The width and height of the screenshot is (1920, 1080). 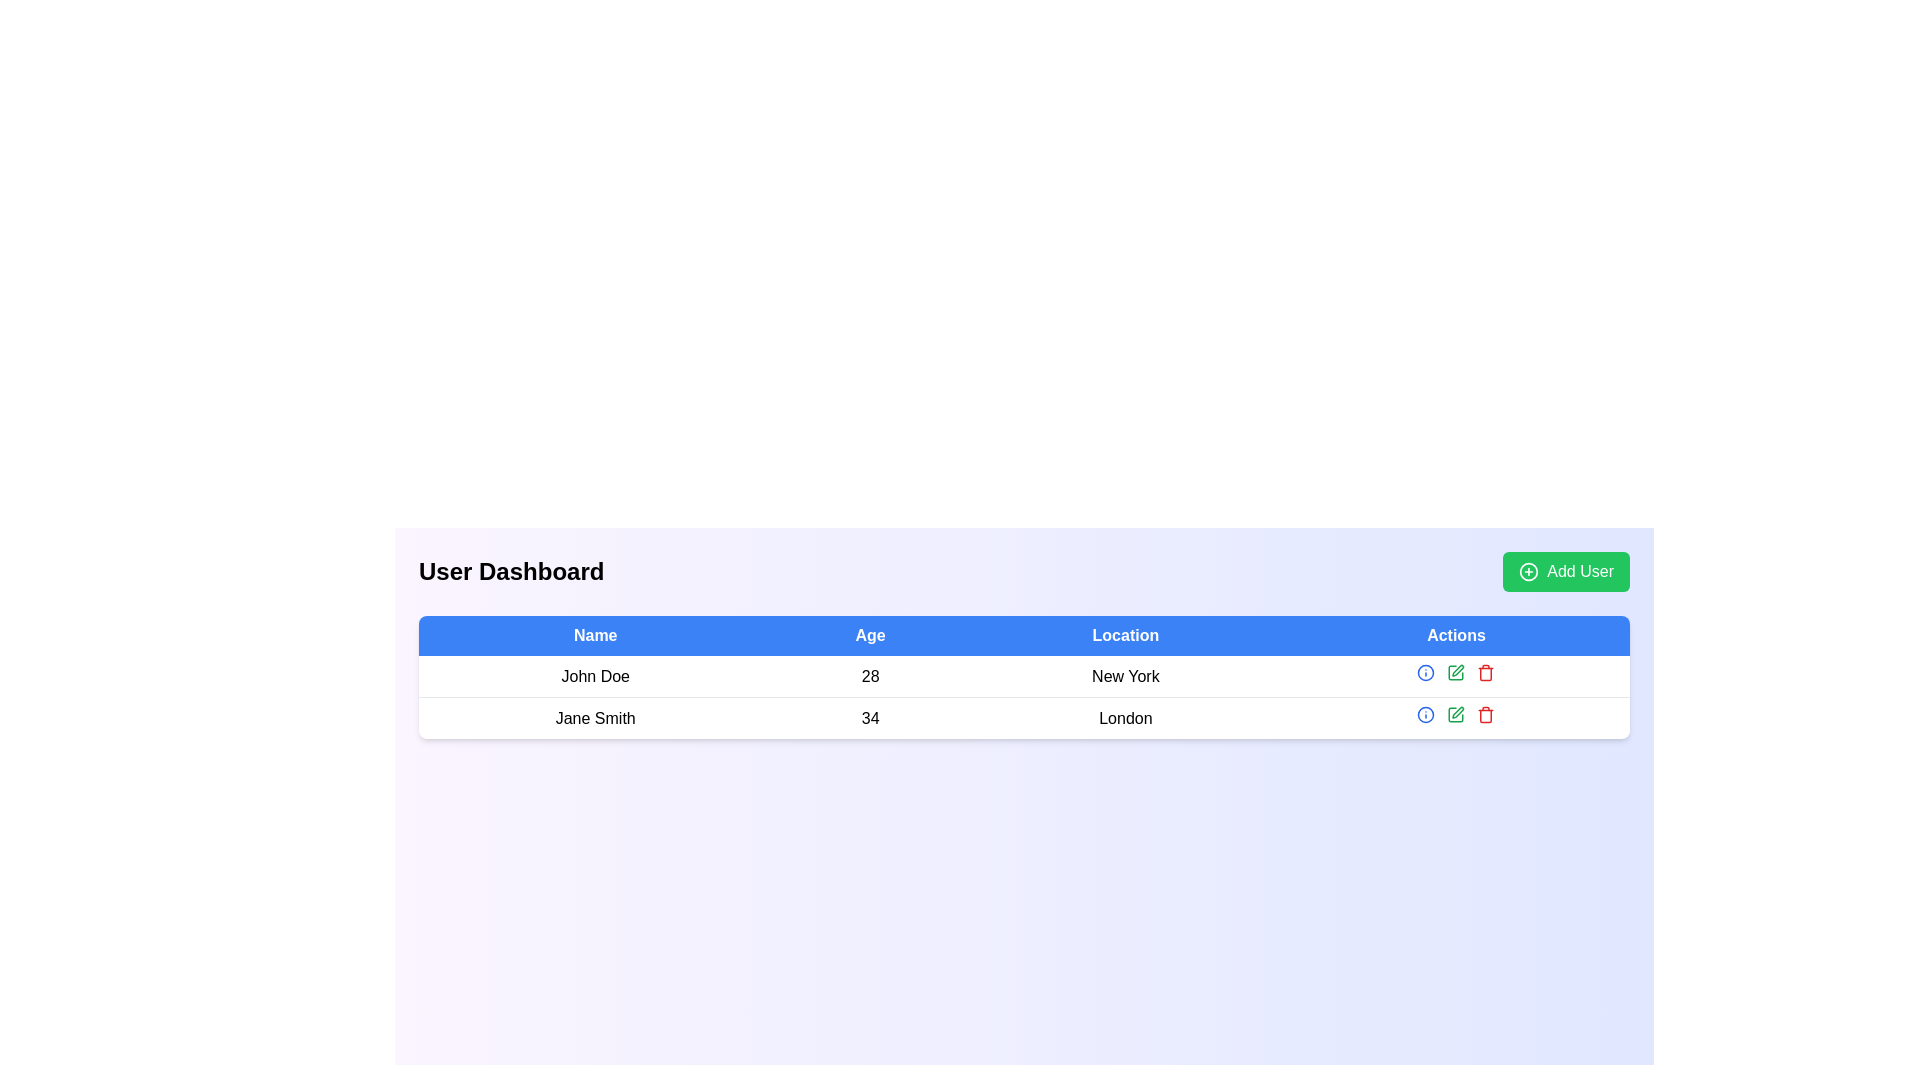 I want to click on the 'Add User' button, which is a green rectangular button with white text and a plus sign icon, located at the top-right corner of the section adjacent to 'User Dashboard', so click(x=1565, y=571).